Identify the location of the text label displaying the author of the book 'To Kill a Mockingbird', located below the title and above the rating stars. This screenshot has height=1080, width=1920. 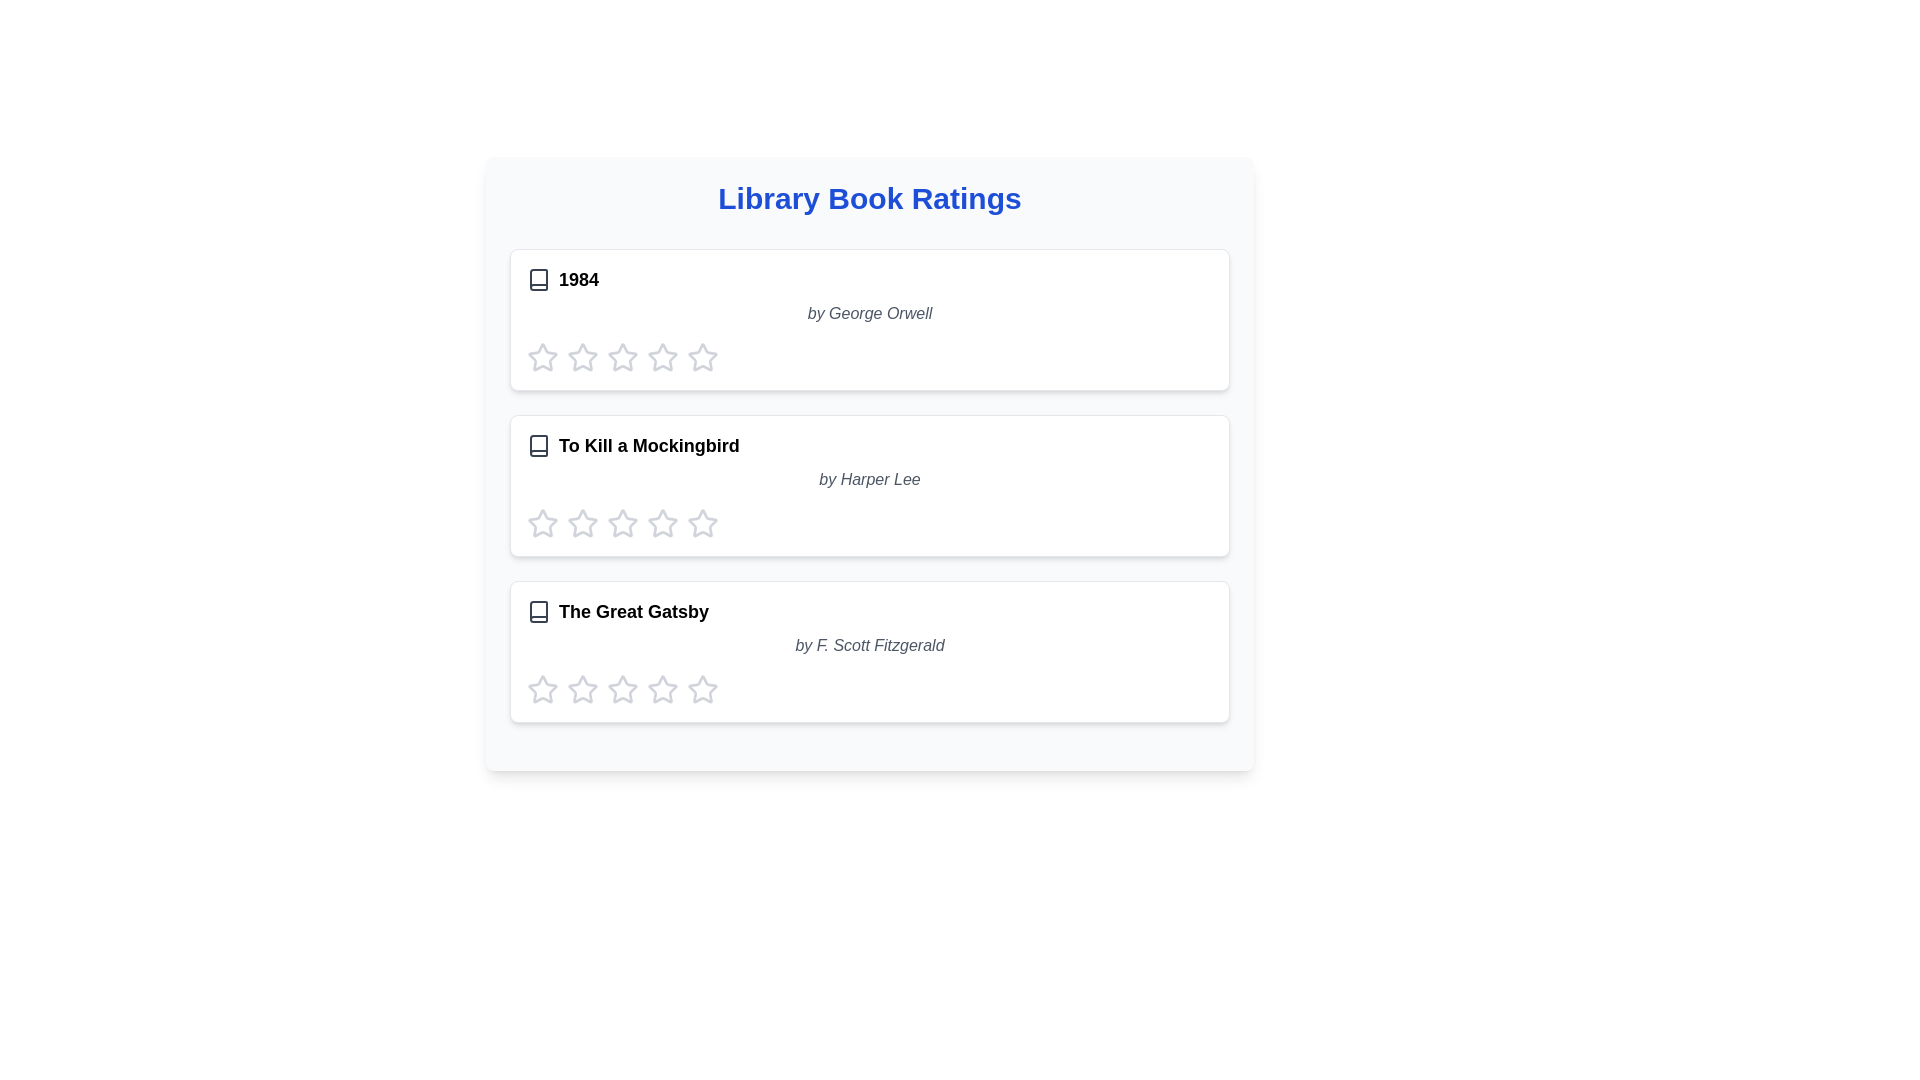
(869, 479).